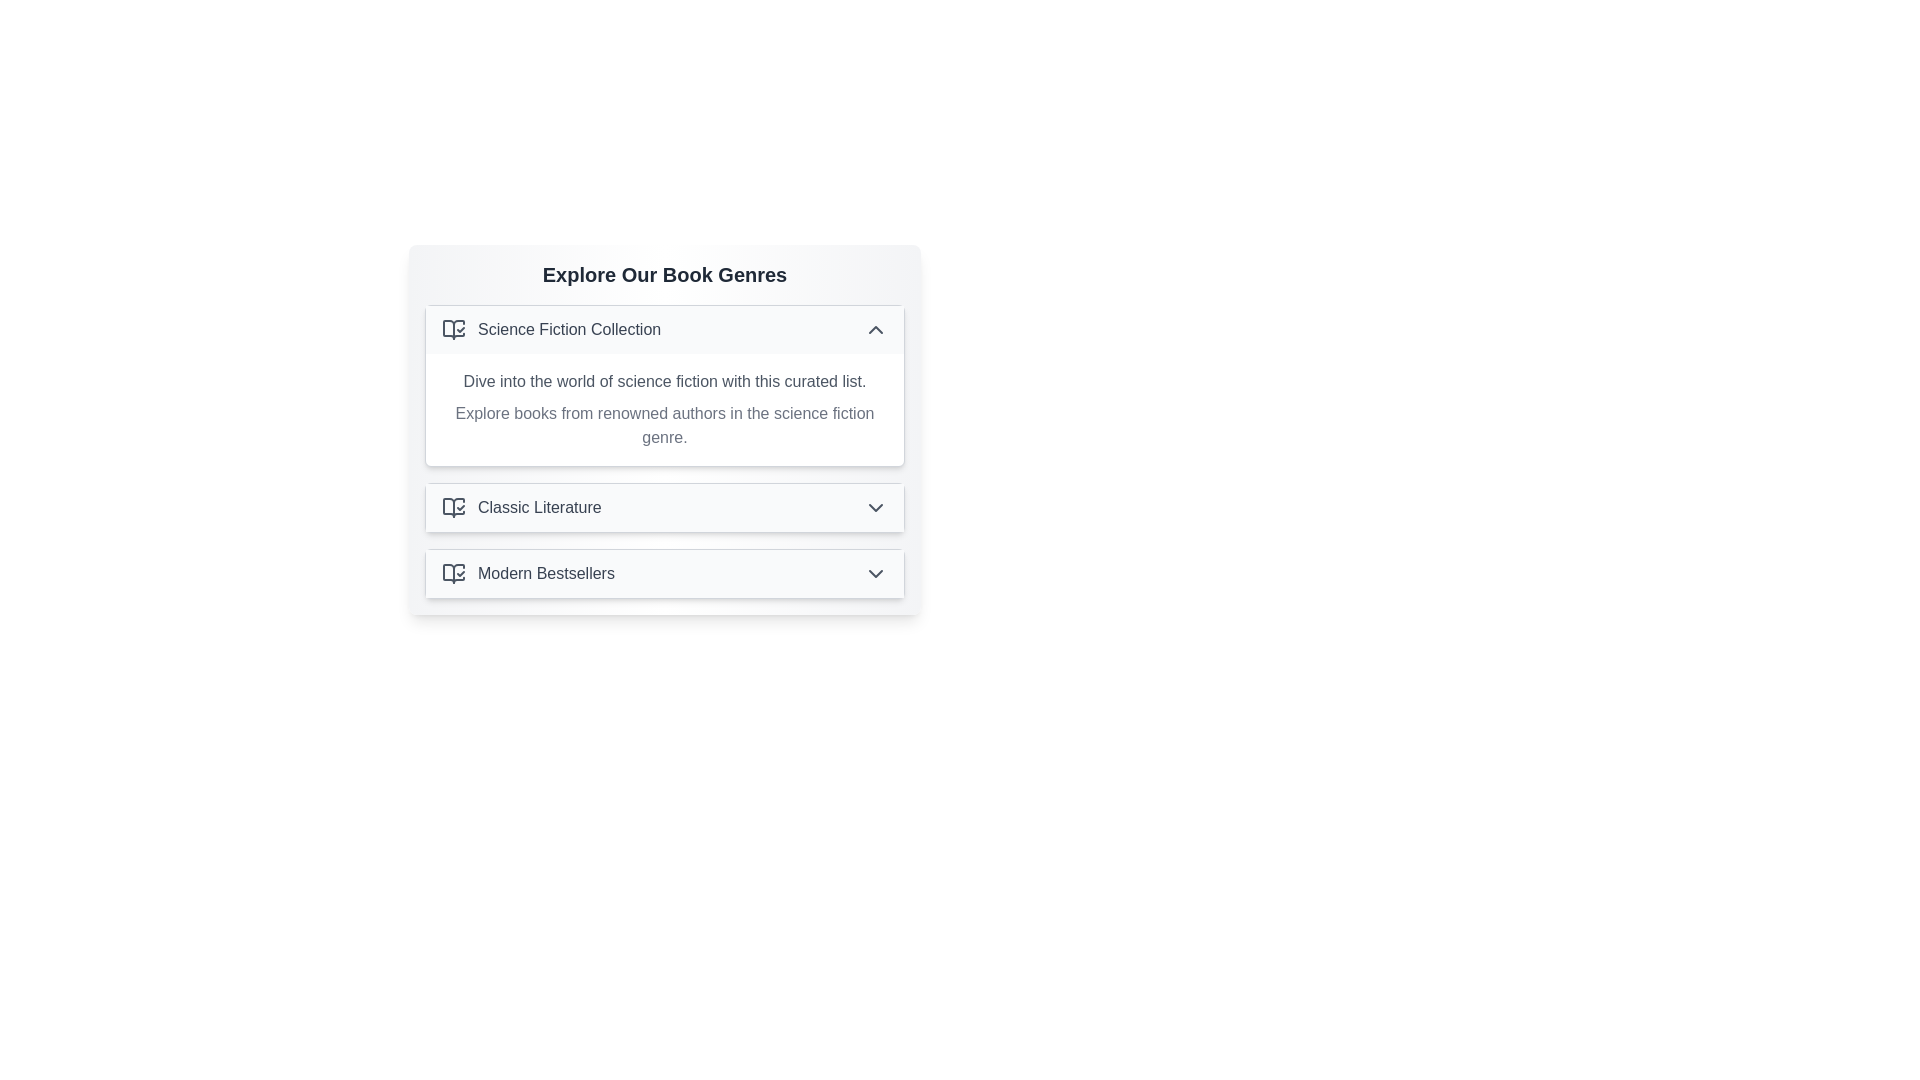 This screenshot has width=1920, height=1080. What do you see at coordinates (665, 574) in the screenshot?
I see `the 'Modern Bestsellers' dropdown item` at bounding box center [665, 574].